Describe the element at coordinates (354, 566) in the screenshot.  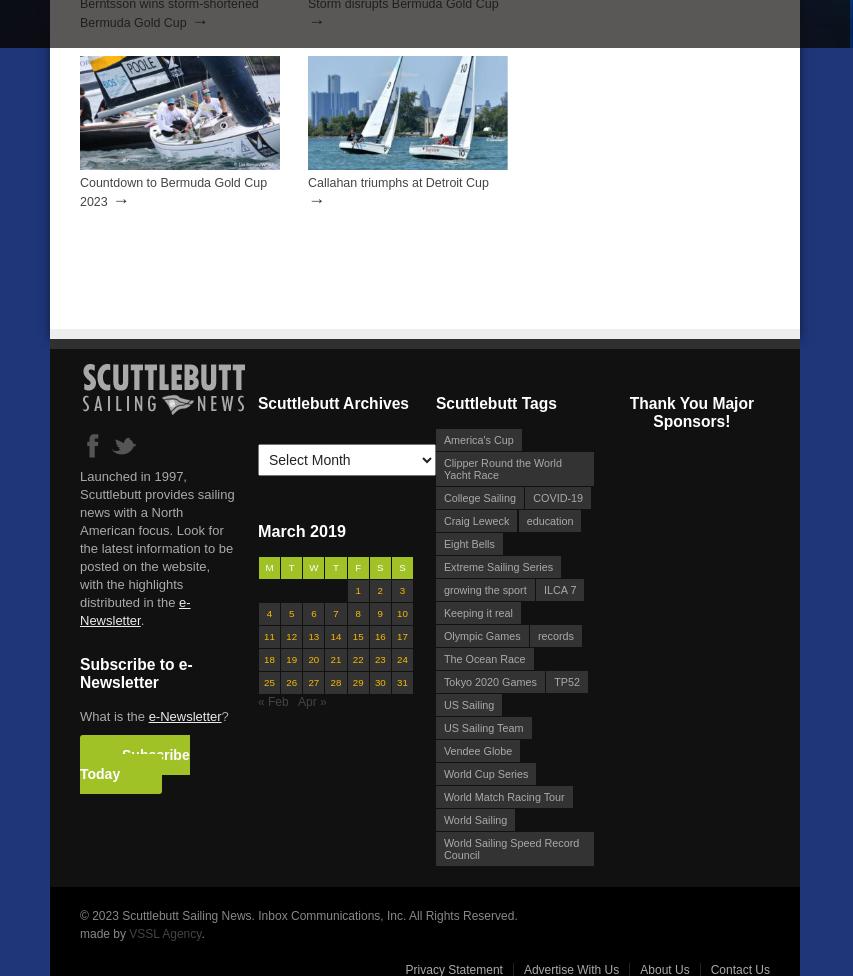
I see `'F'` at that location.